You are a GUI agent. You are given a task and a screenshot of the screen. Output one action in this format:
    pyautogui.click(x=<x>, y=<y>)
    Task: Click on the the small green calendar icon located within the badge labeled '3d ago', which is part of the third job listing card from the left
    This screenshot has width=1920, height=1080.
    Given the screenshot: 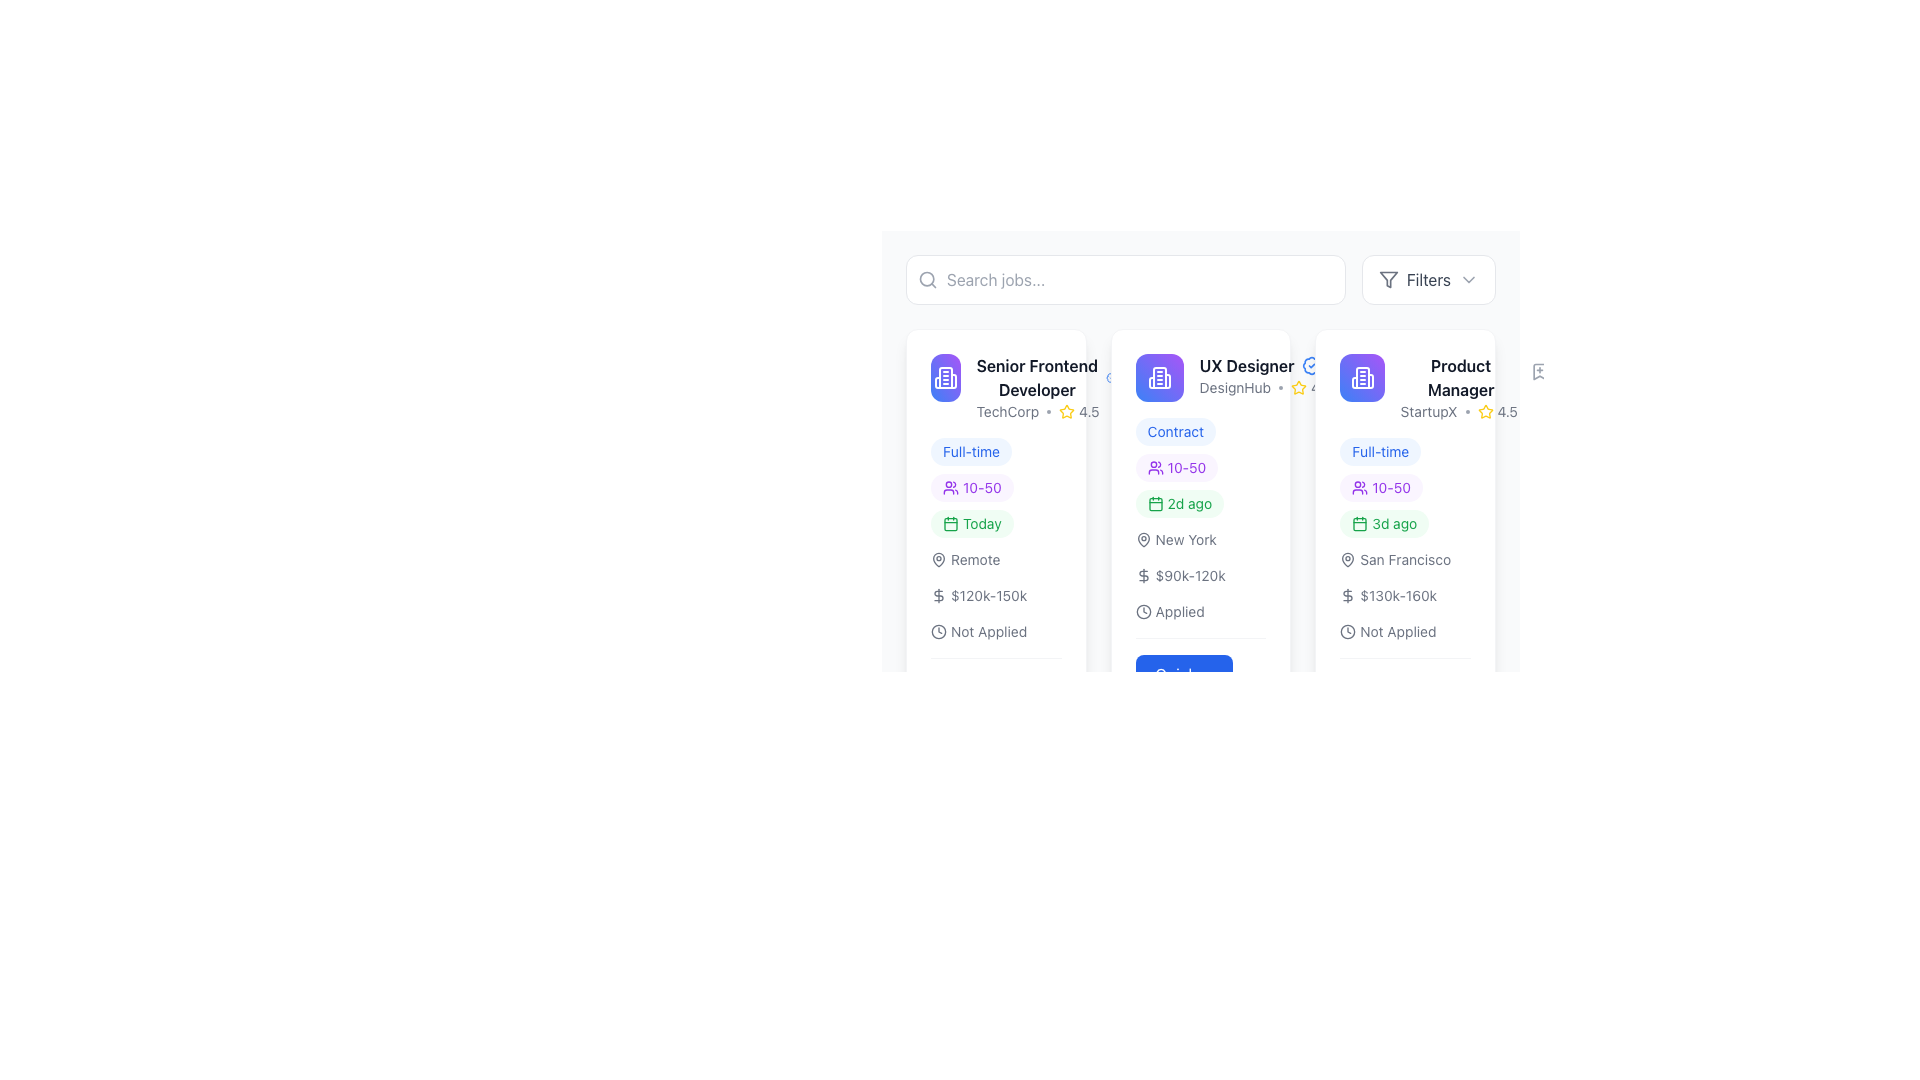 What is the action you would take?
    pyautogui.click(x=1360, y=523)
    